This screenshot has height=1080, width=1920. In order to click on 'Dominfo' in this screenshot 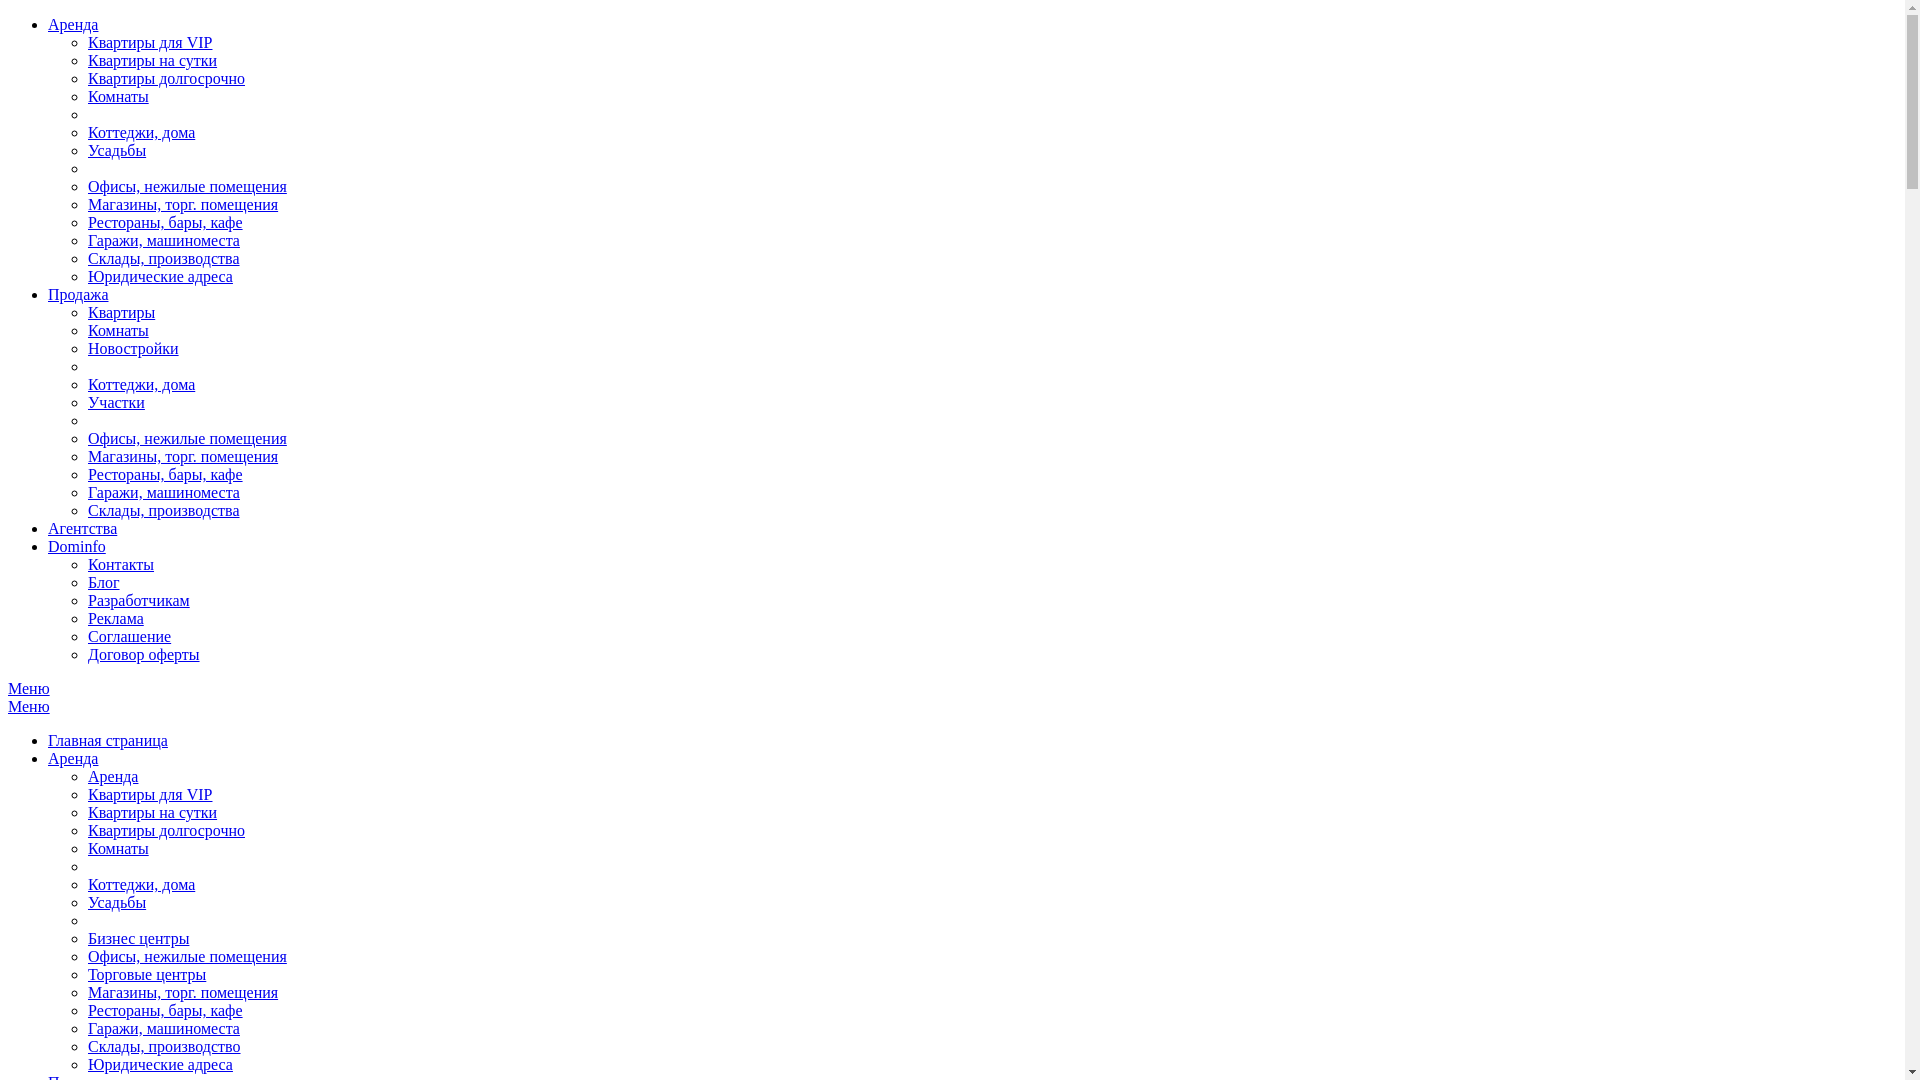, I will do `click(76, 546)`.